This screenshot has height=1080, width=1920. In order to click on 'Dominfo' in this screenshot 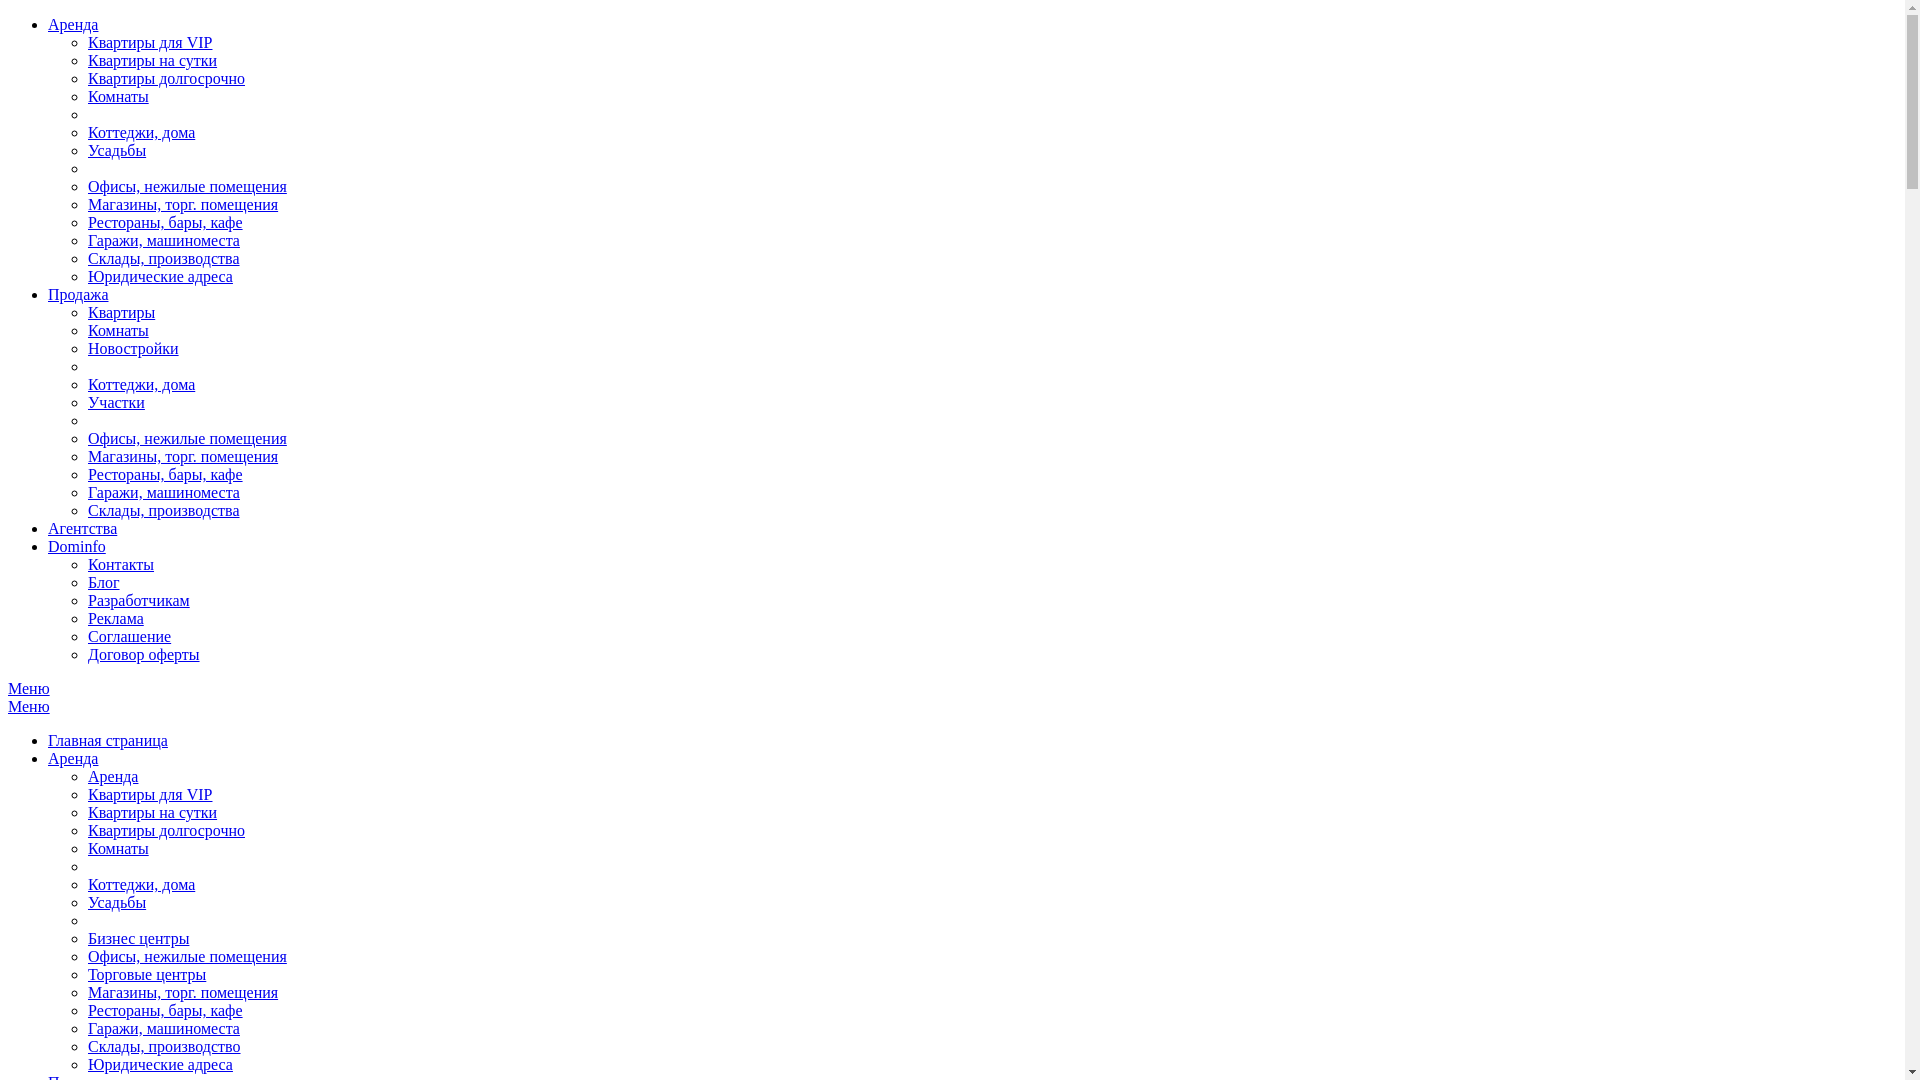, I will do `click(76, 546)`.